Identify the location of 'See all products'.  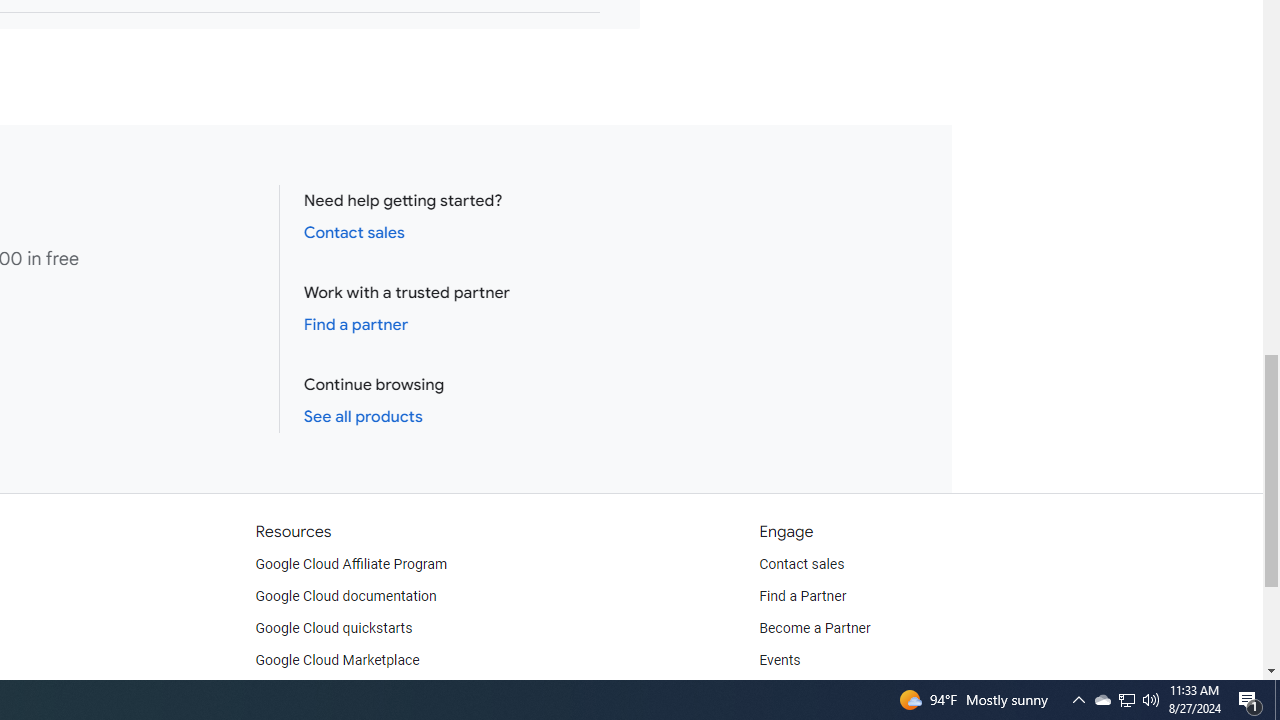
(362, 415).